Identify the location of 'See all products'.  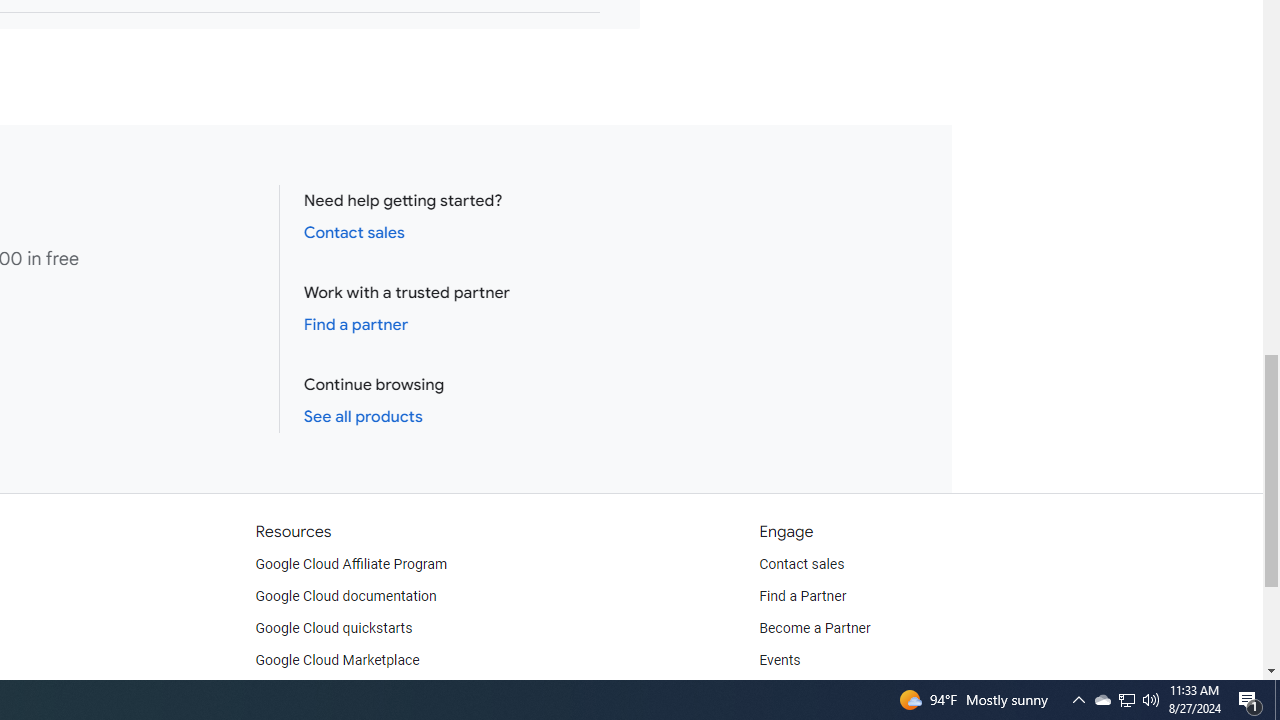
(362, 415).